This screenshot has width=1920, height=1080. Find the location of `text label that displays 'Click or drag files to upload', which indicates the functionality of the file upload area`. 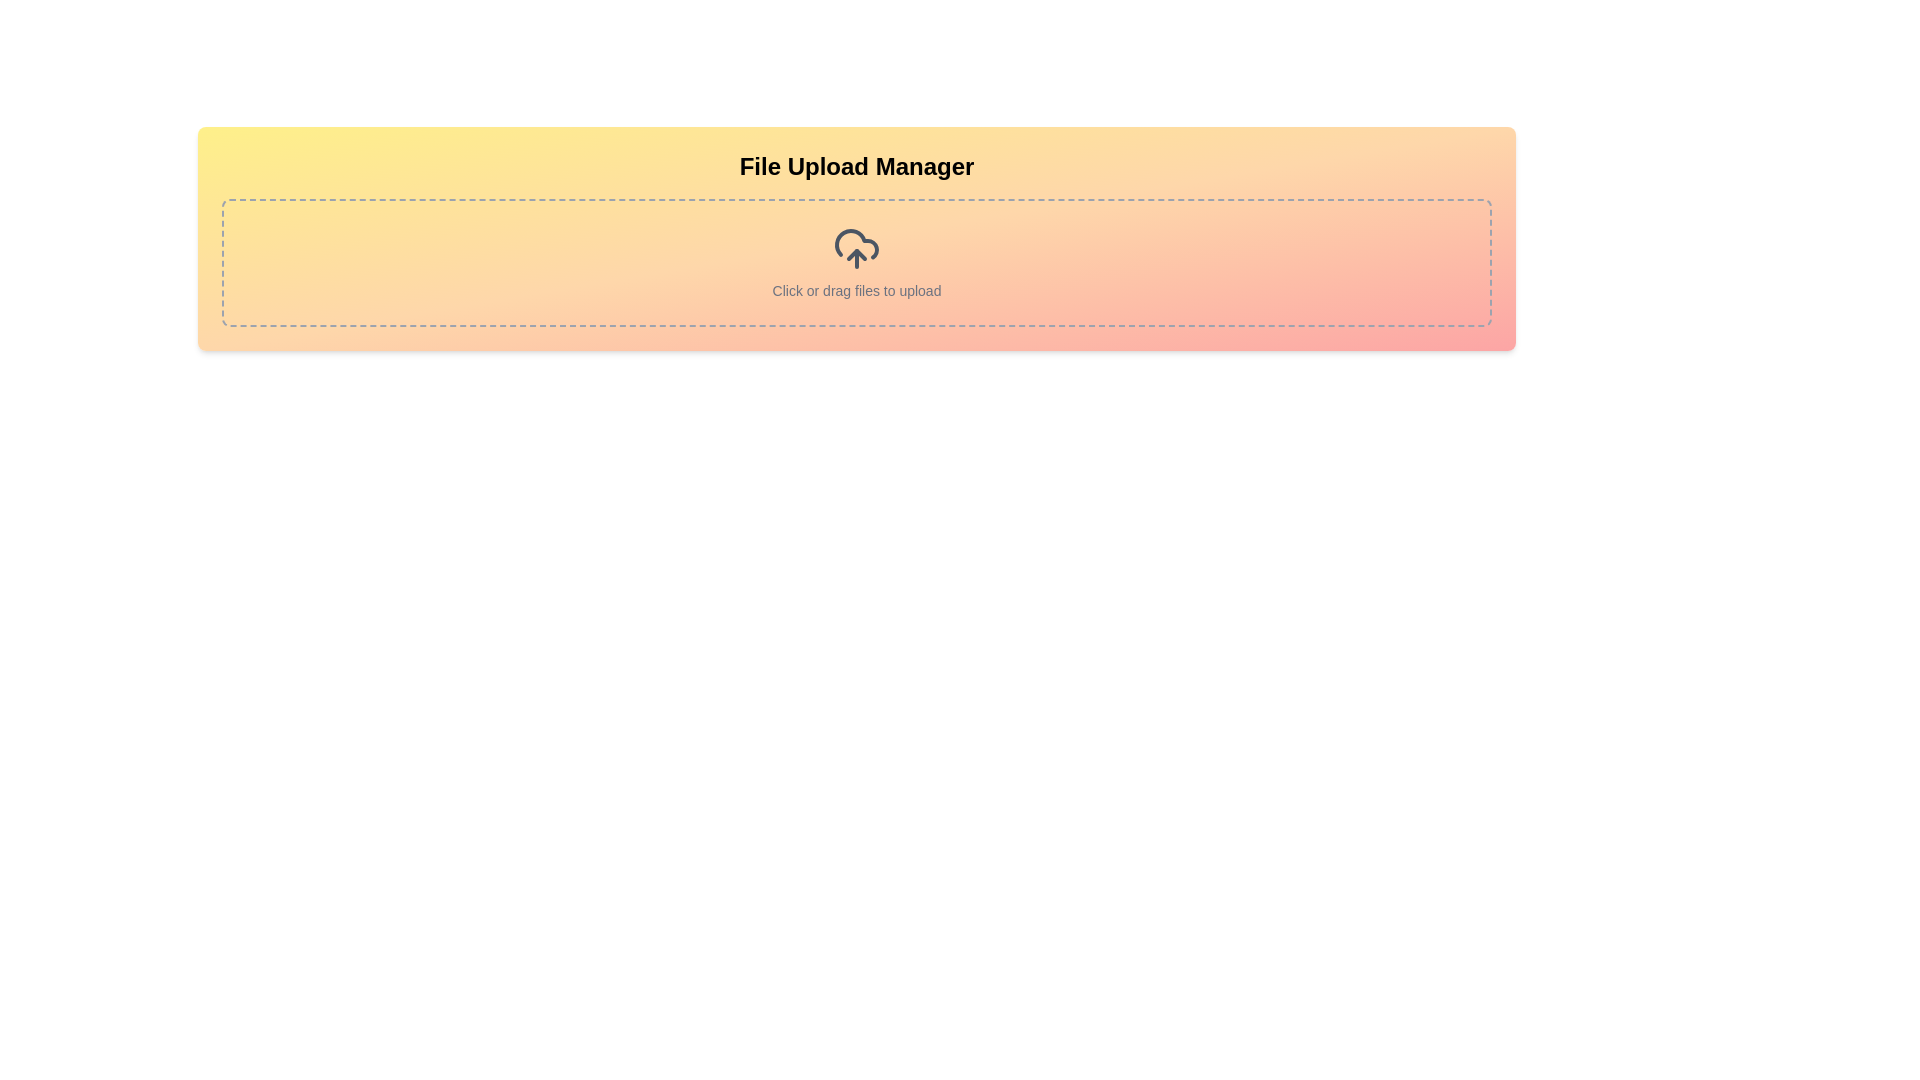

text label that displays 'Click or drag files to upload', which indicates the functionality of the file upload area is located at coordinates (857, 290).